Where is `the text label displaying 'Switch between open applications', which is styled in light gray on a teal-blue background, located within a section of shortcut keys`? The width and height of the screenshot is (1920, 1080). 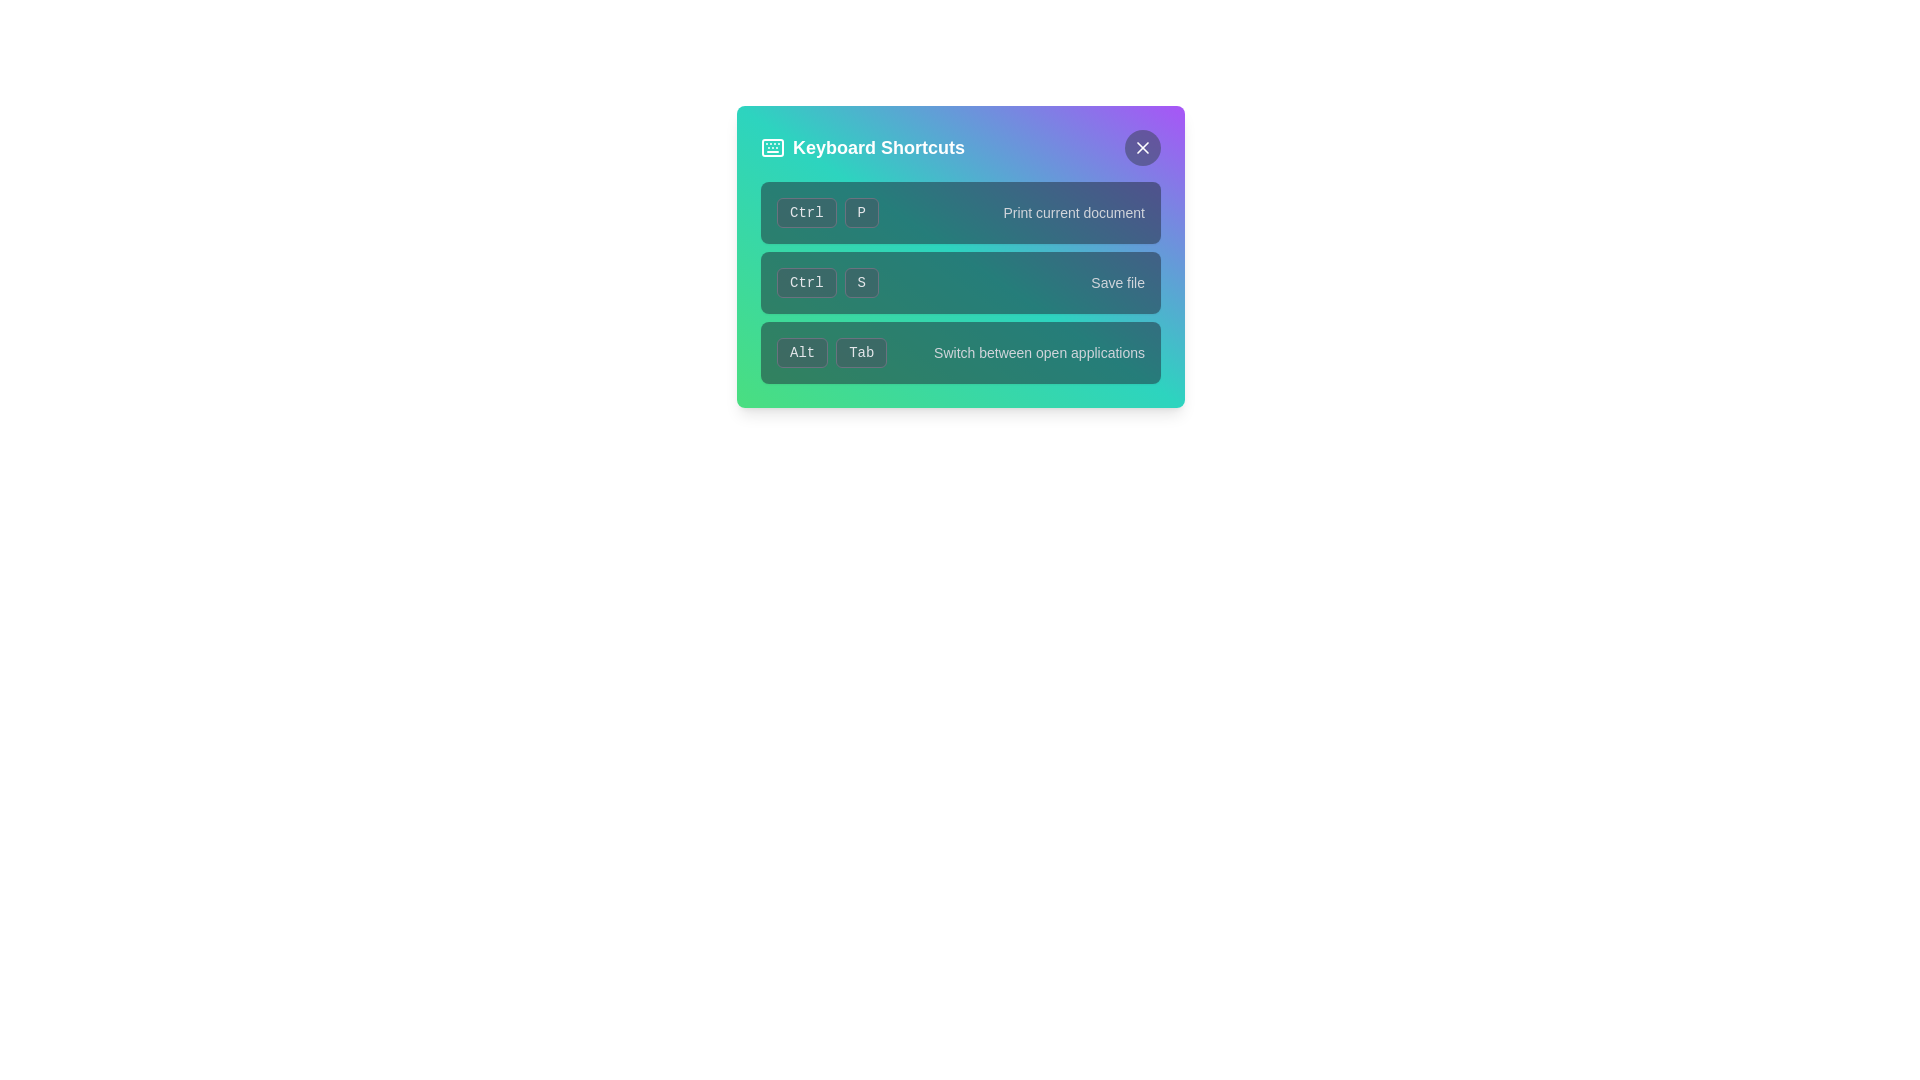 the text label displaying 'Switch between open applications', which is styled in light gray on a teal-blue background, located within a section of shortcut keys is located at coordinates (1039, 352).